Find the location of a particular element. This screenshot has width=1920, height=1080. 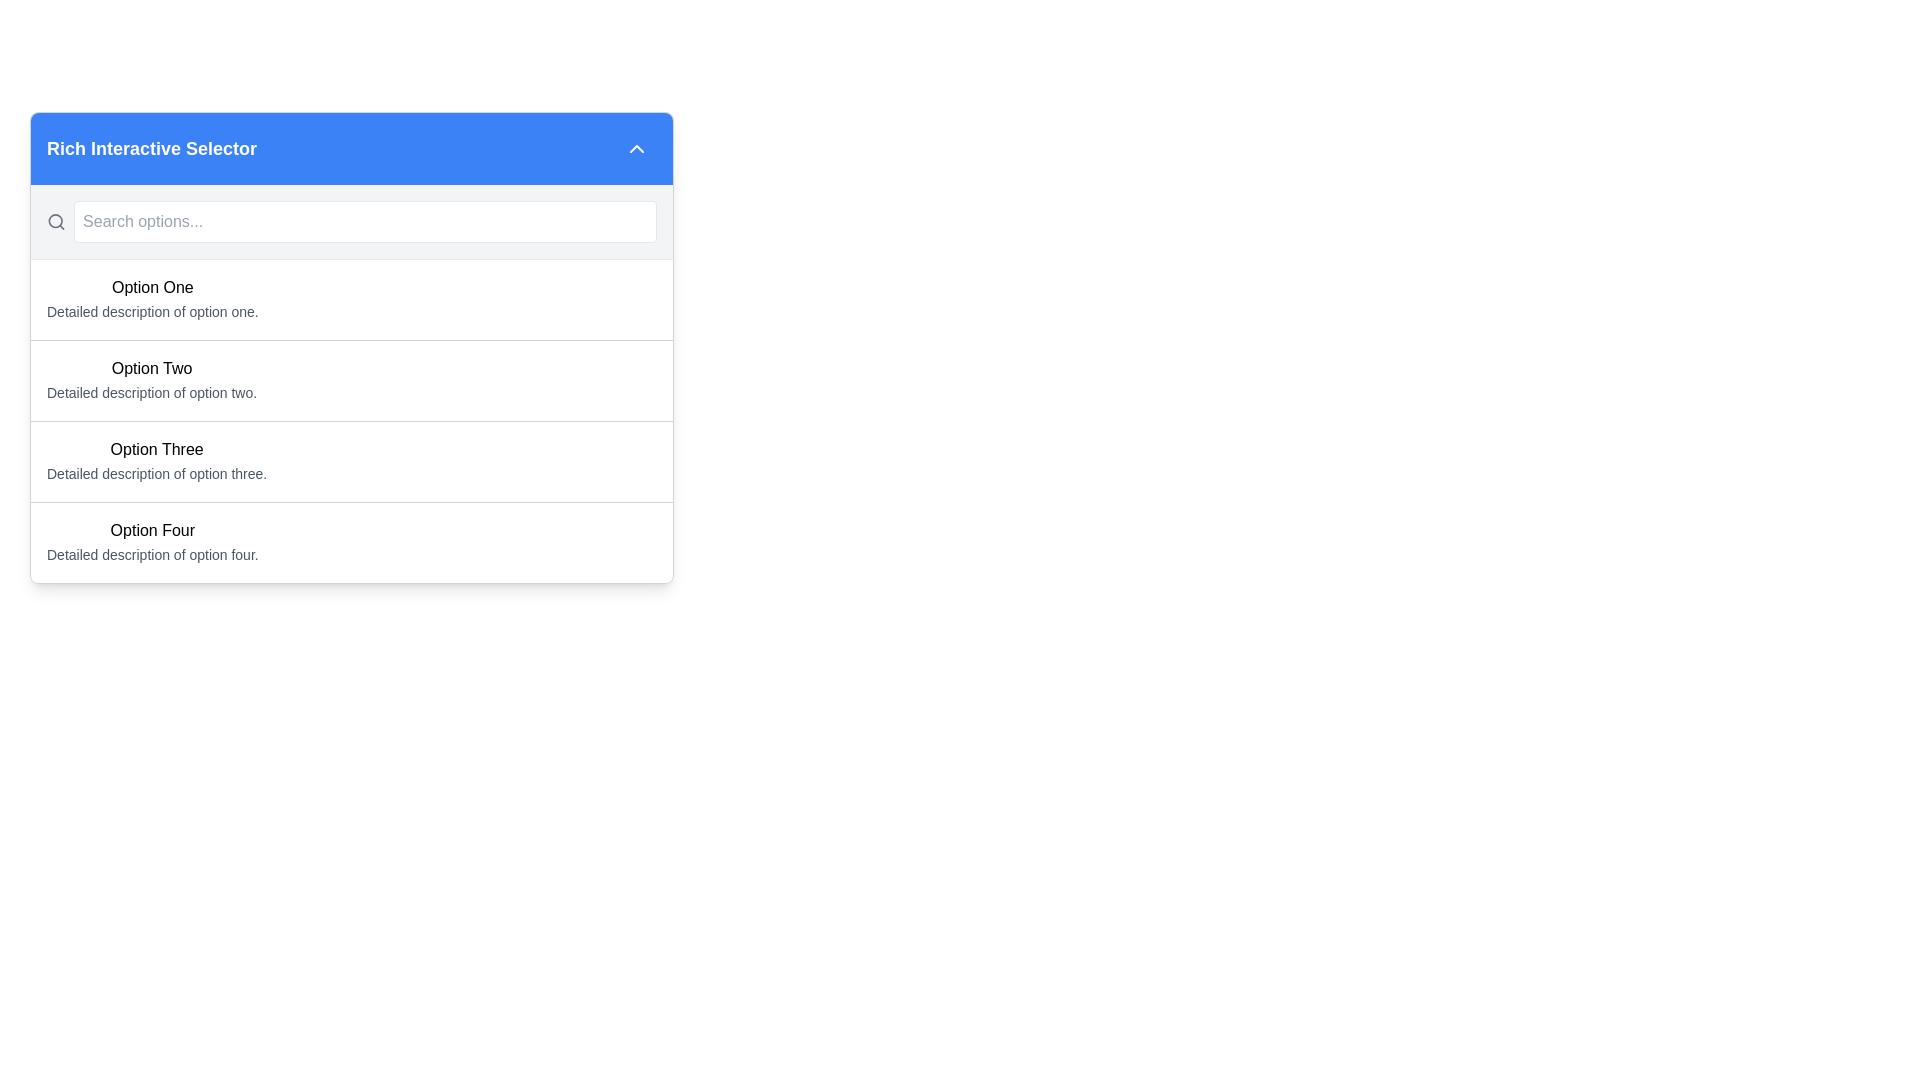

small gray text that reads 'Detailed description of option four.' located beneath the title 'Option Four' in the fourth row of the list is located at coordinates (151, 555).